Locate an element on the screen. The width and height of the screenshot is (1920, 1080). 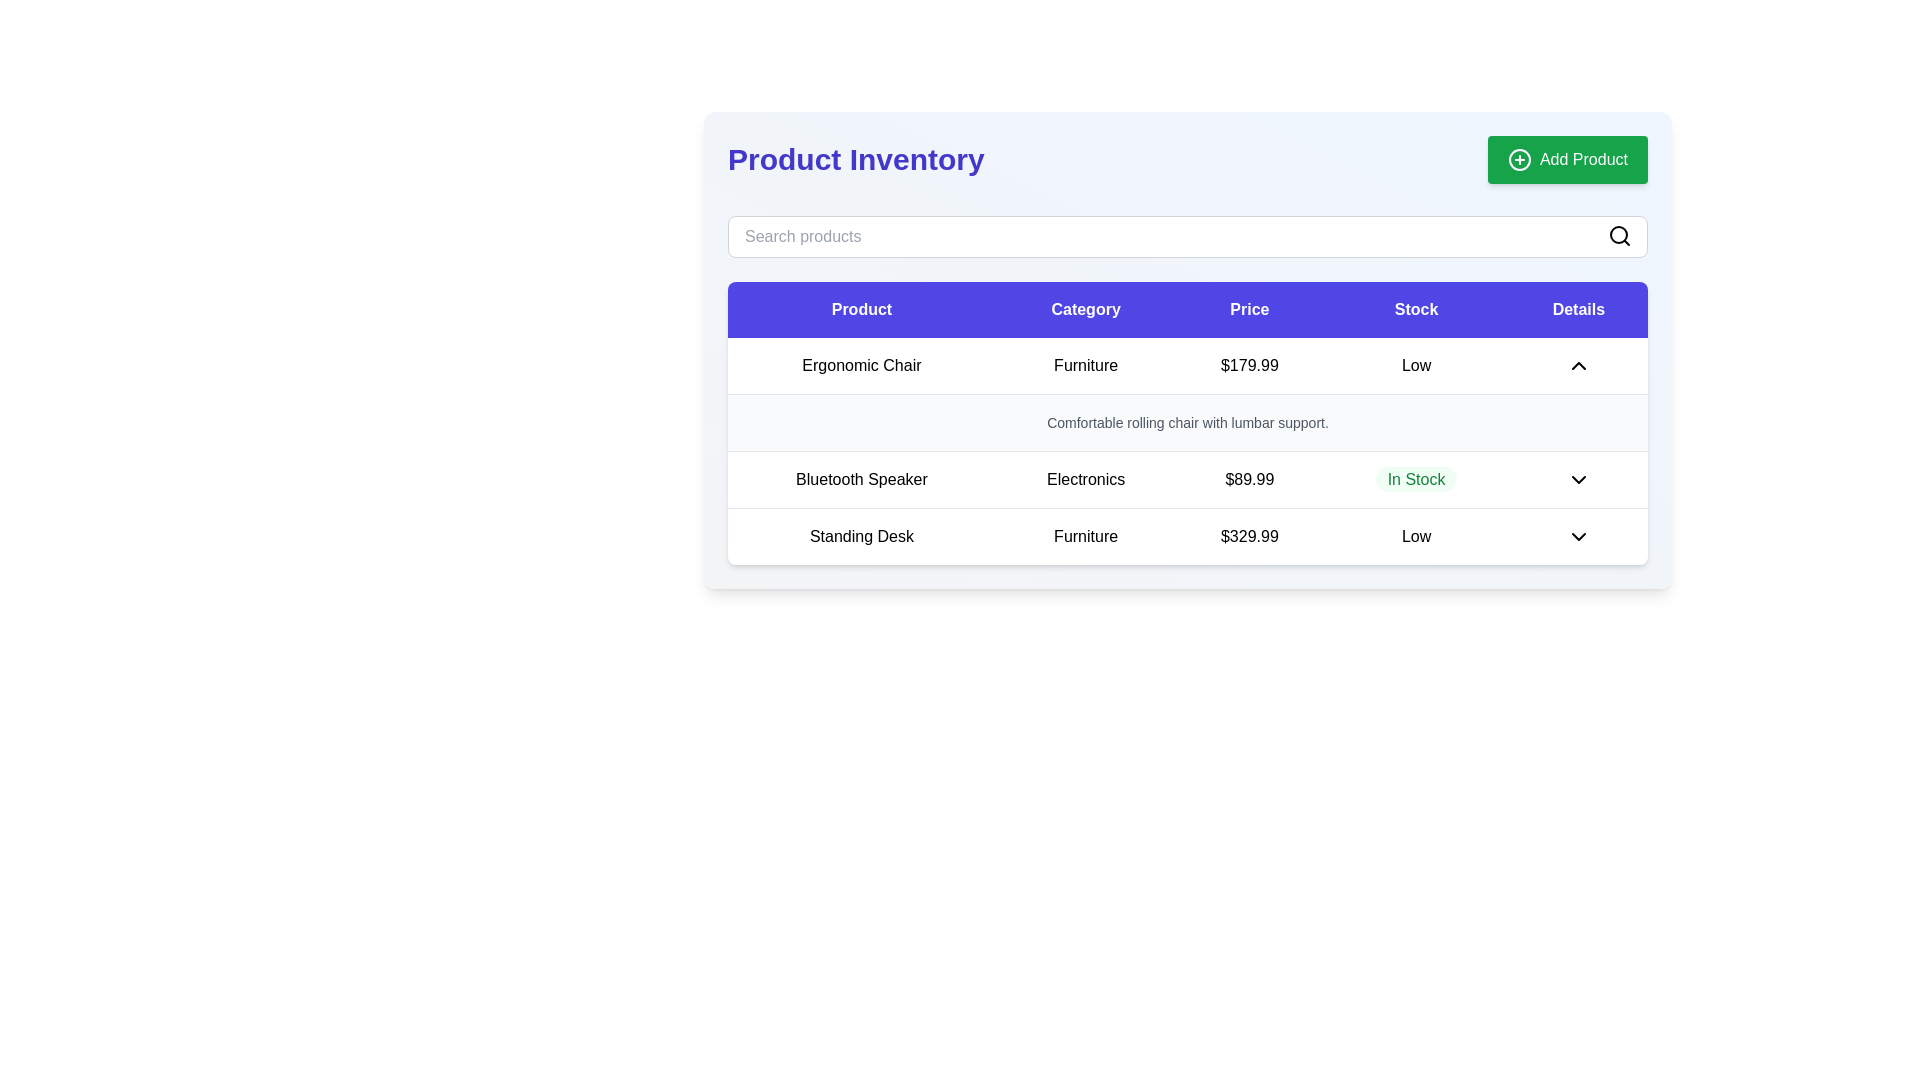
the Text Label displaying the price '$89.99' for the product 'Bluetooth Speaker' in the price column of the table is located at coordinates (1248, 479).